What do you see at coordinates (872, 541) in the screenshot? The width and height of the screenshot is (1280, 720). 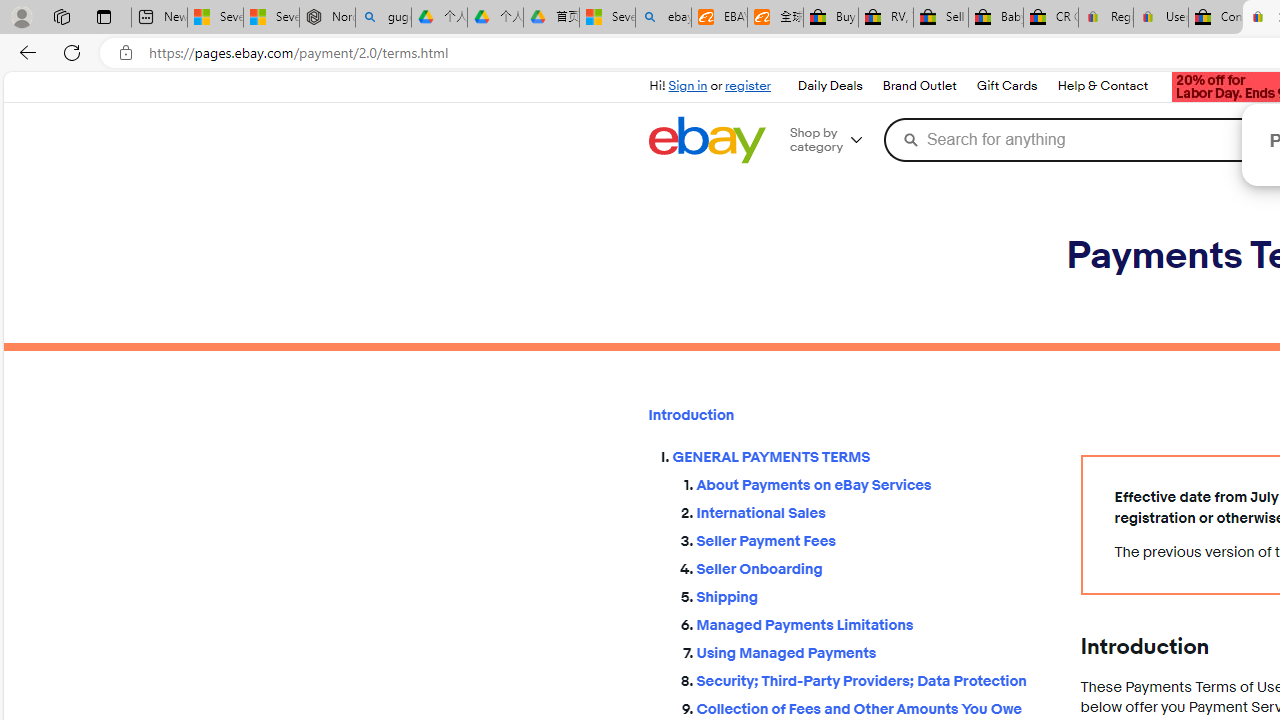 I see `'Seller Payment Fees'` at bounding box center [872, 541].